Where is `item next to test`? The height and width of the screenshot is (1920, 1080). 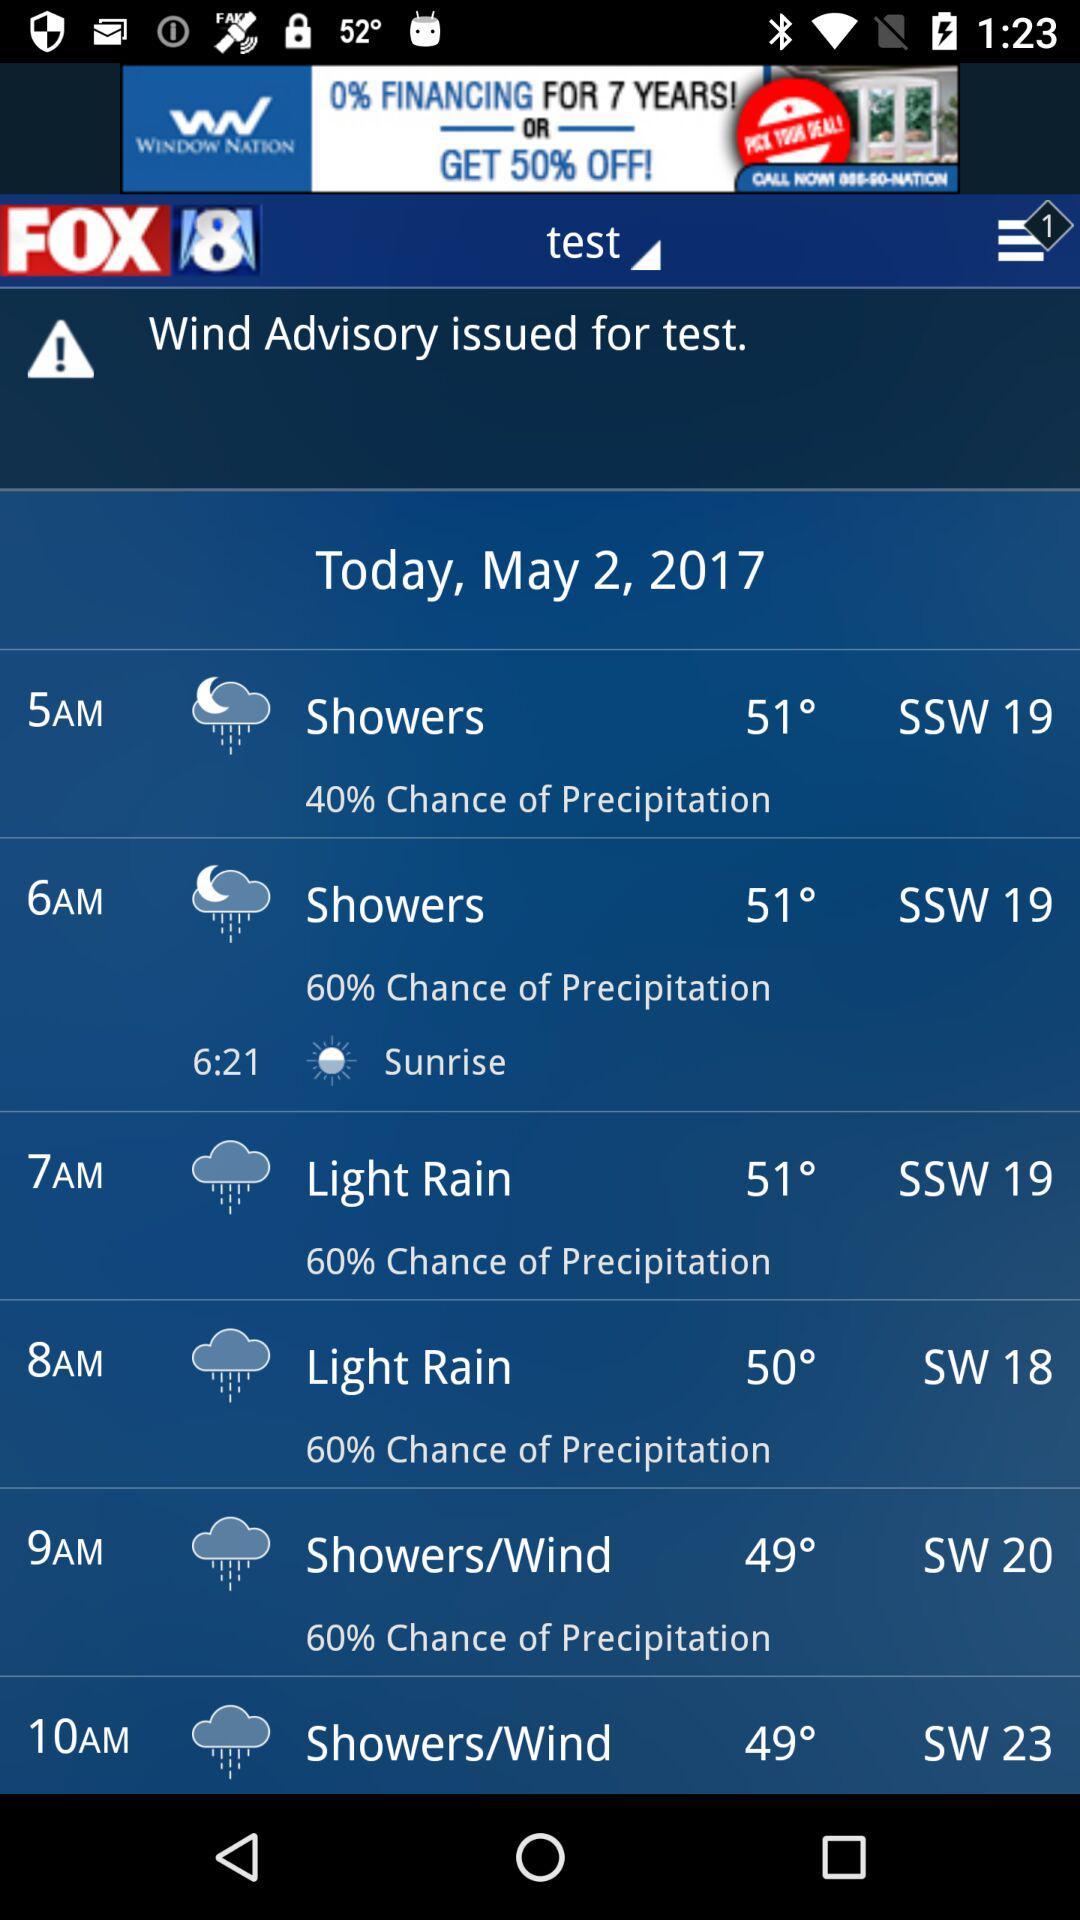
item next to test is located at coordinates (131, 240).